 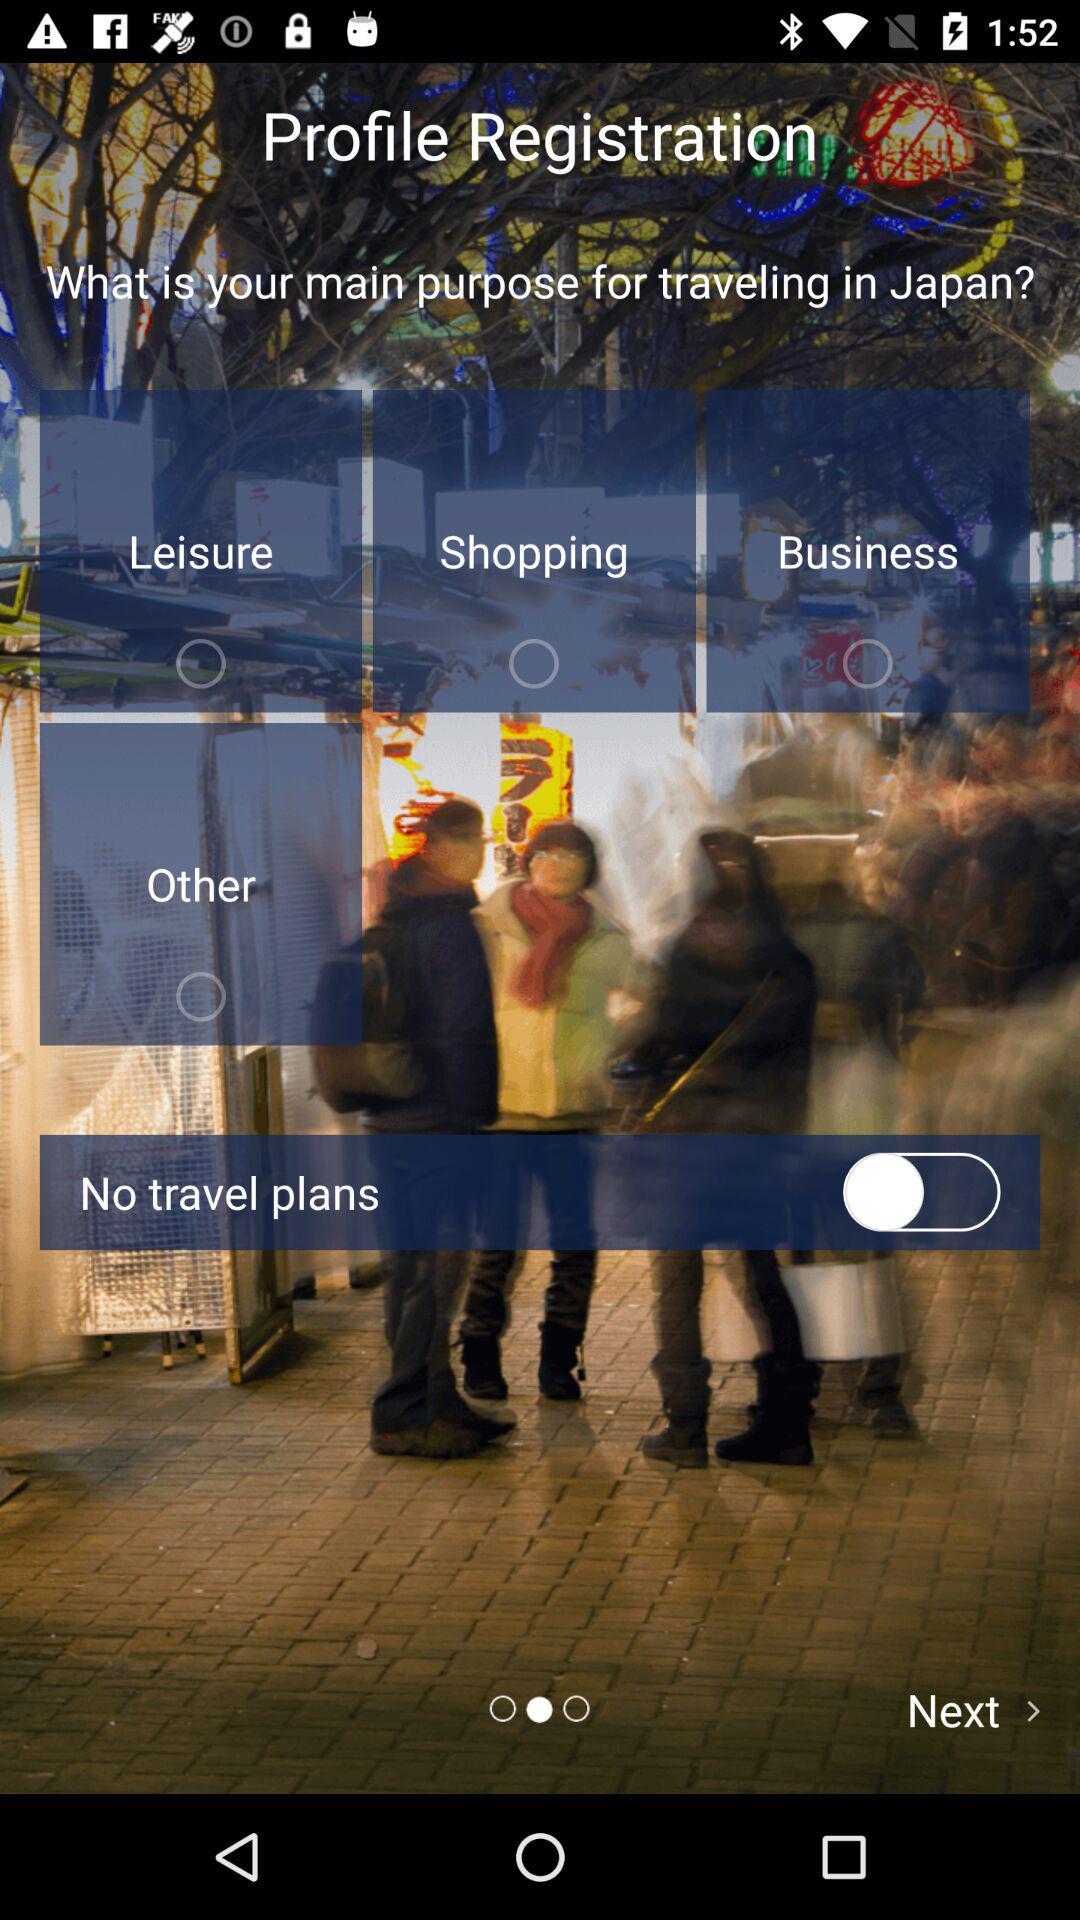 What do you see at coordinates (921, 1192) in the screenshot?
I see `turn off or on` at bounding box center [921, 1192].